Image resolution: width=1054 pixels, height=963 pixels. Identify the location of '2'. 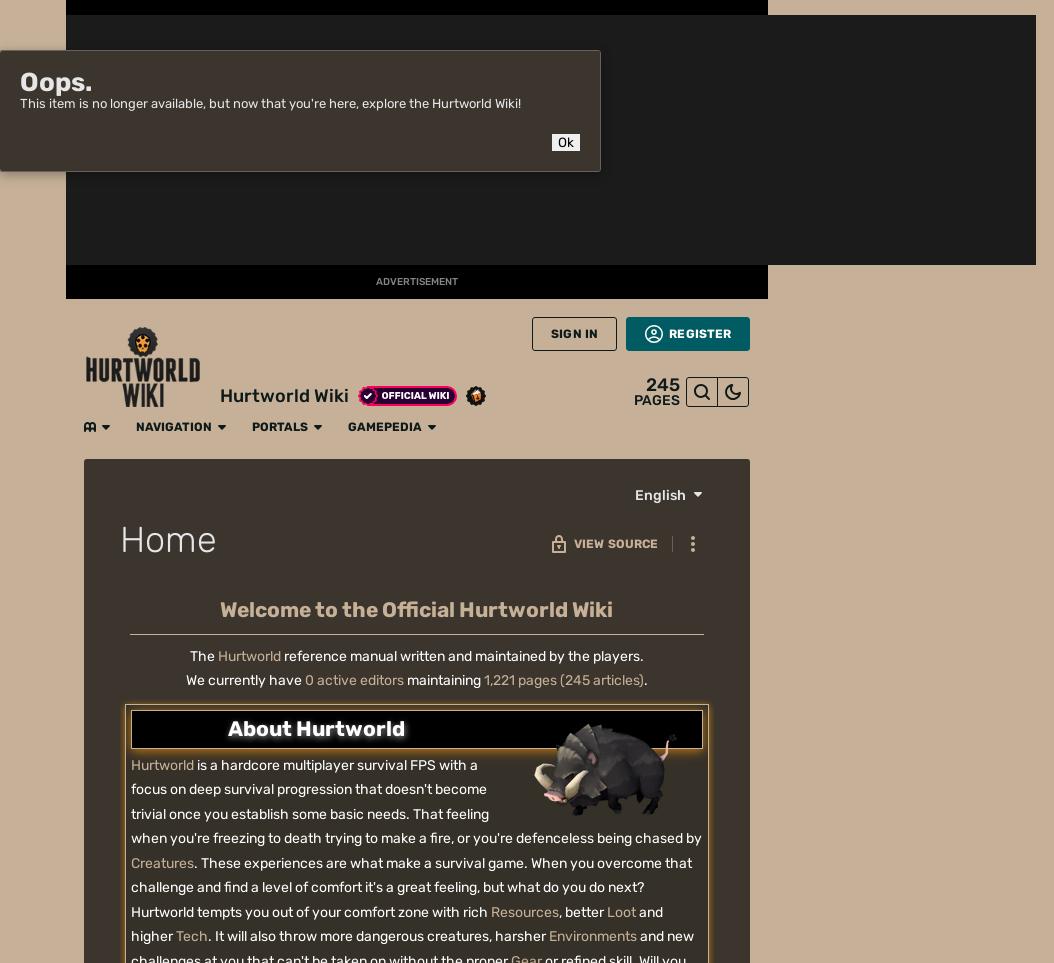
(673, 267).